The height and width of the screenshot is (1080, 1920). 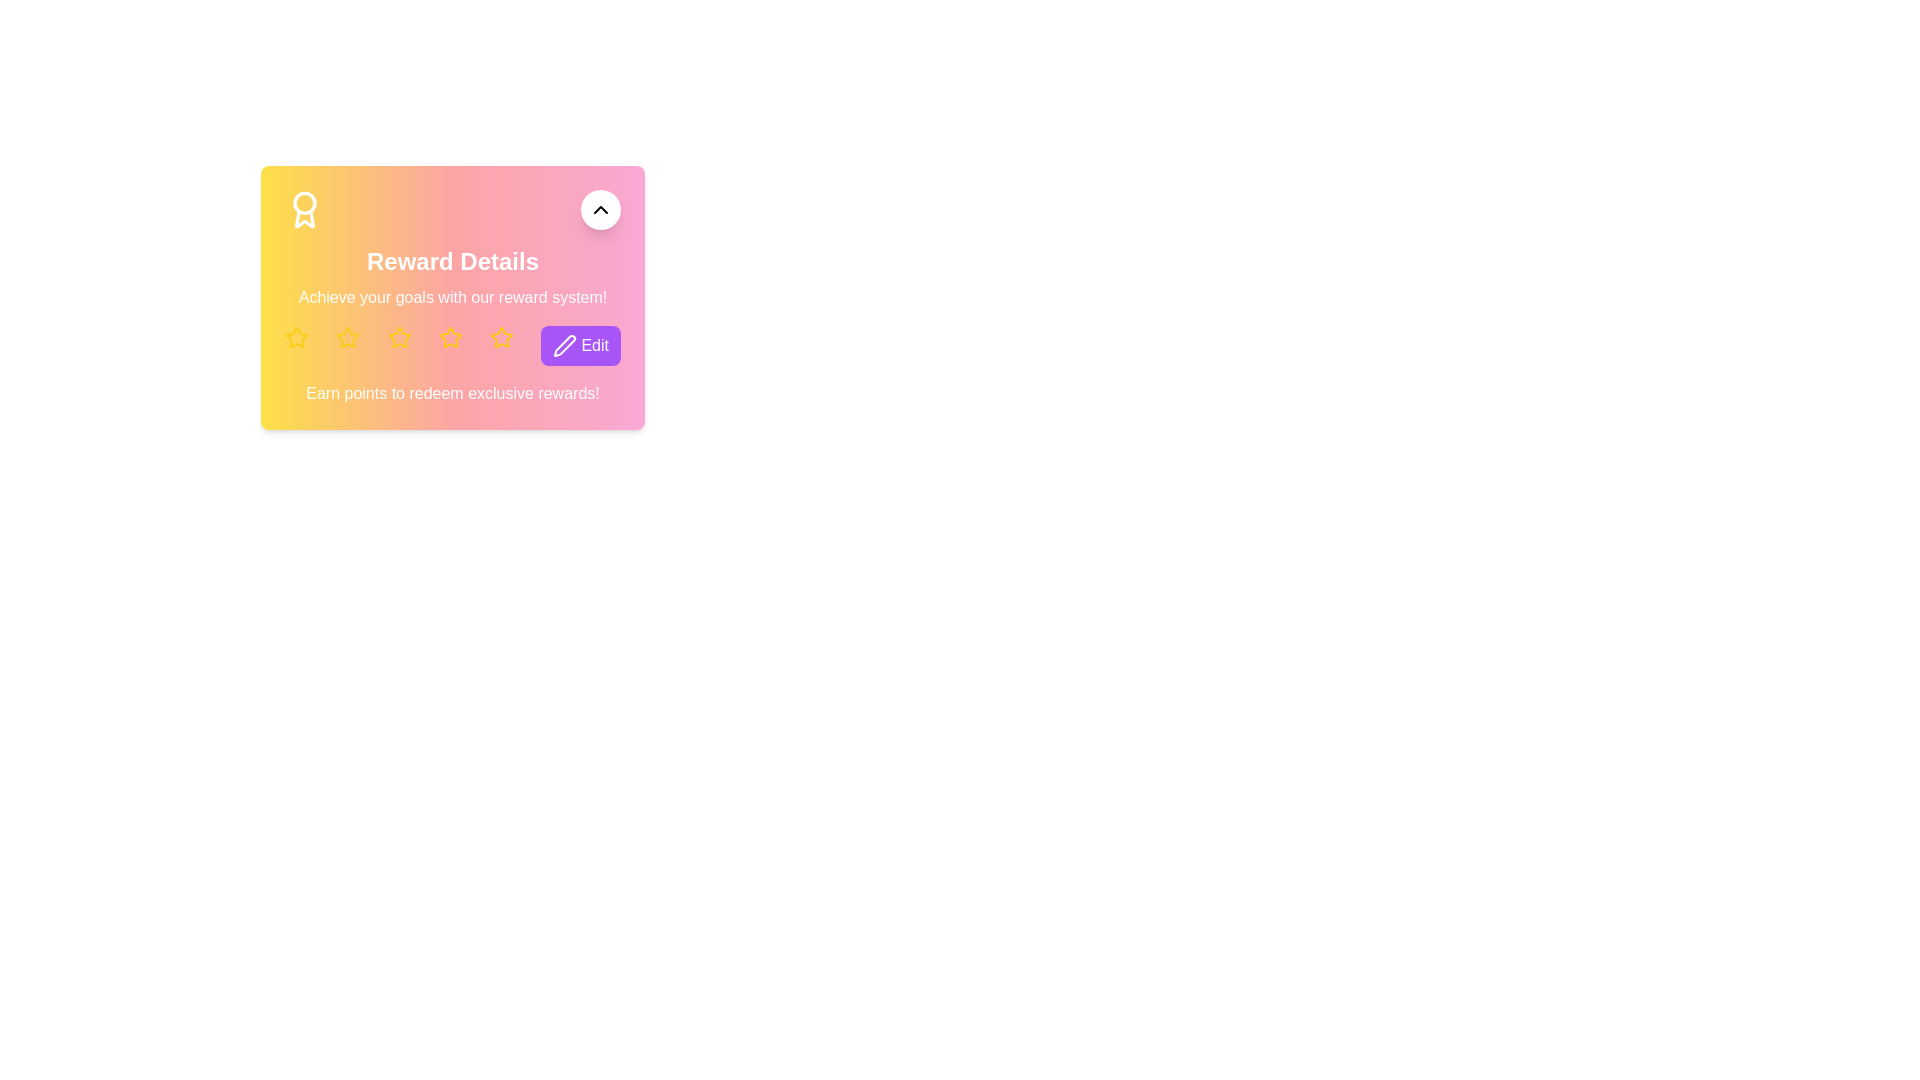 I want to click on the third star icon in the horizontally aligned group within the 'Reward Details' card, so click(x=399, y=337).